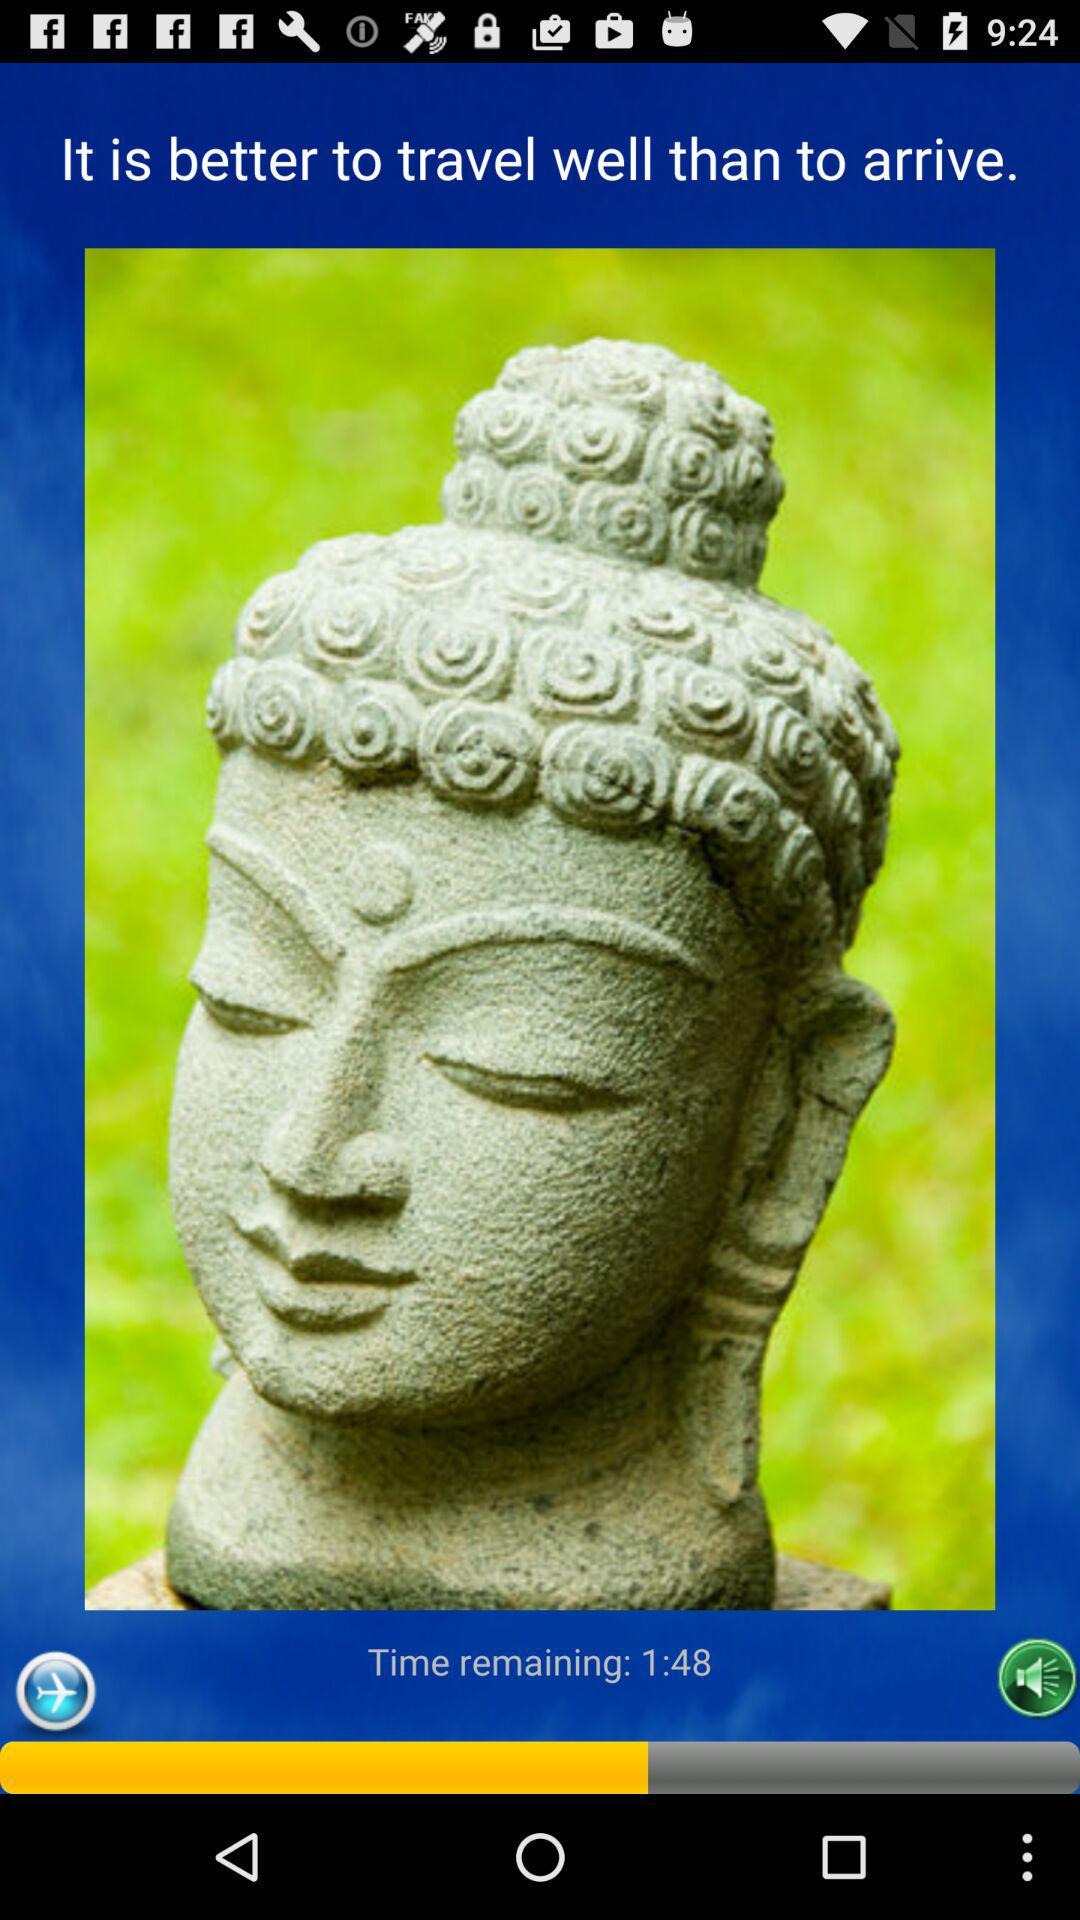 The width and height of the screenshot is (1080, 1920). What do you see at coordinates (1036, 1678) in the screenshot?
I see `icon next to the time remaining 1` at bounding box center [1036, 1678].